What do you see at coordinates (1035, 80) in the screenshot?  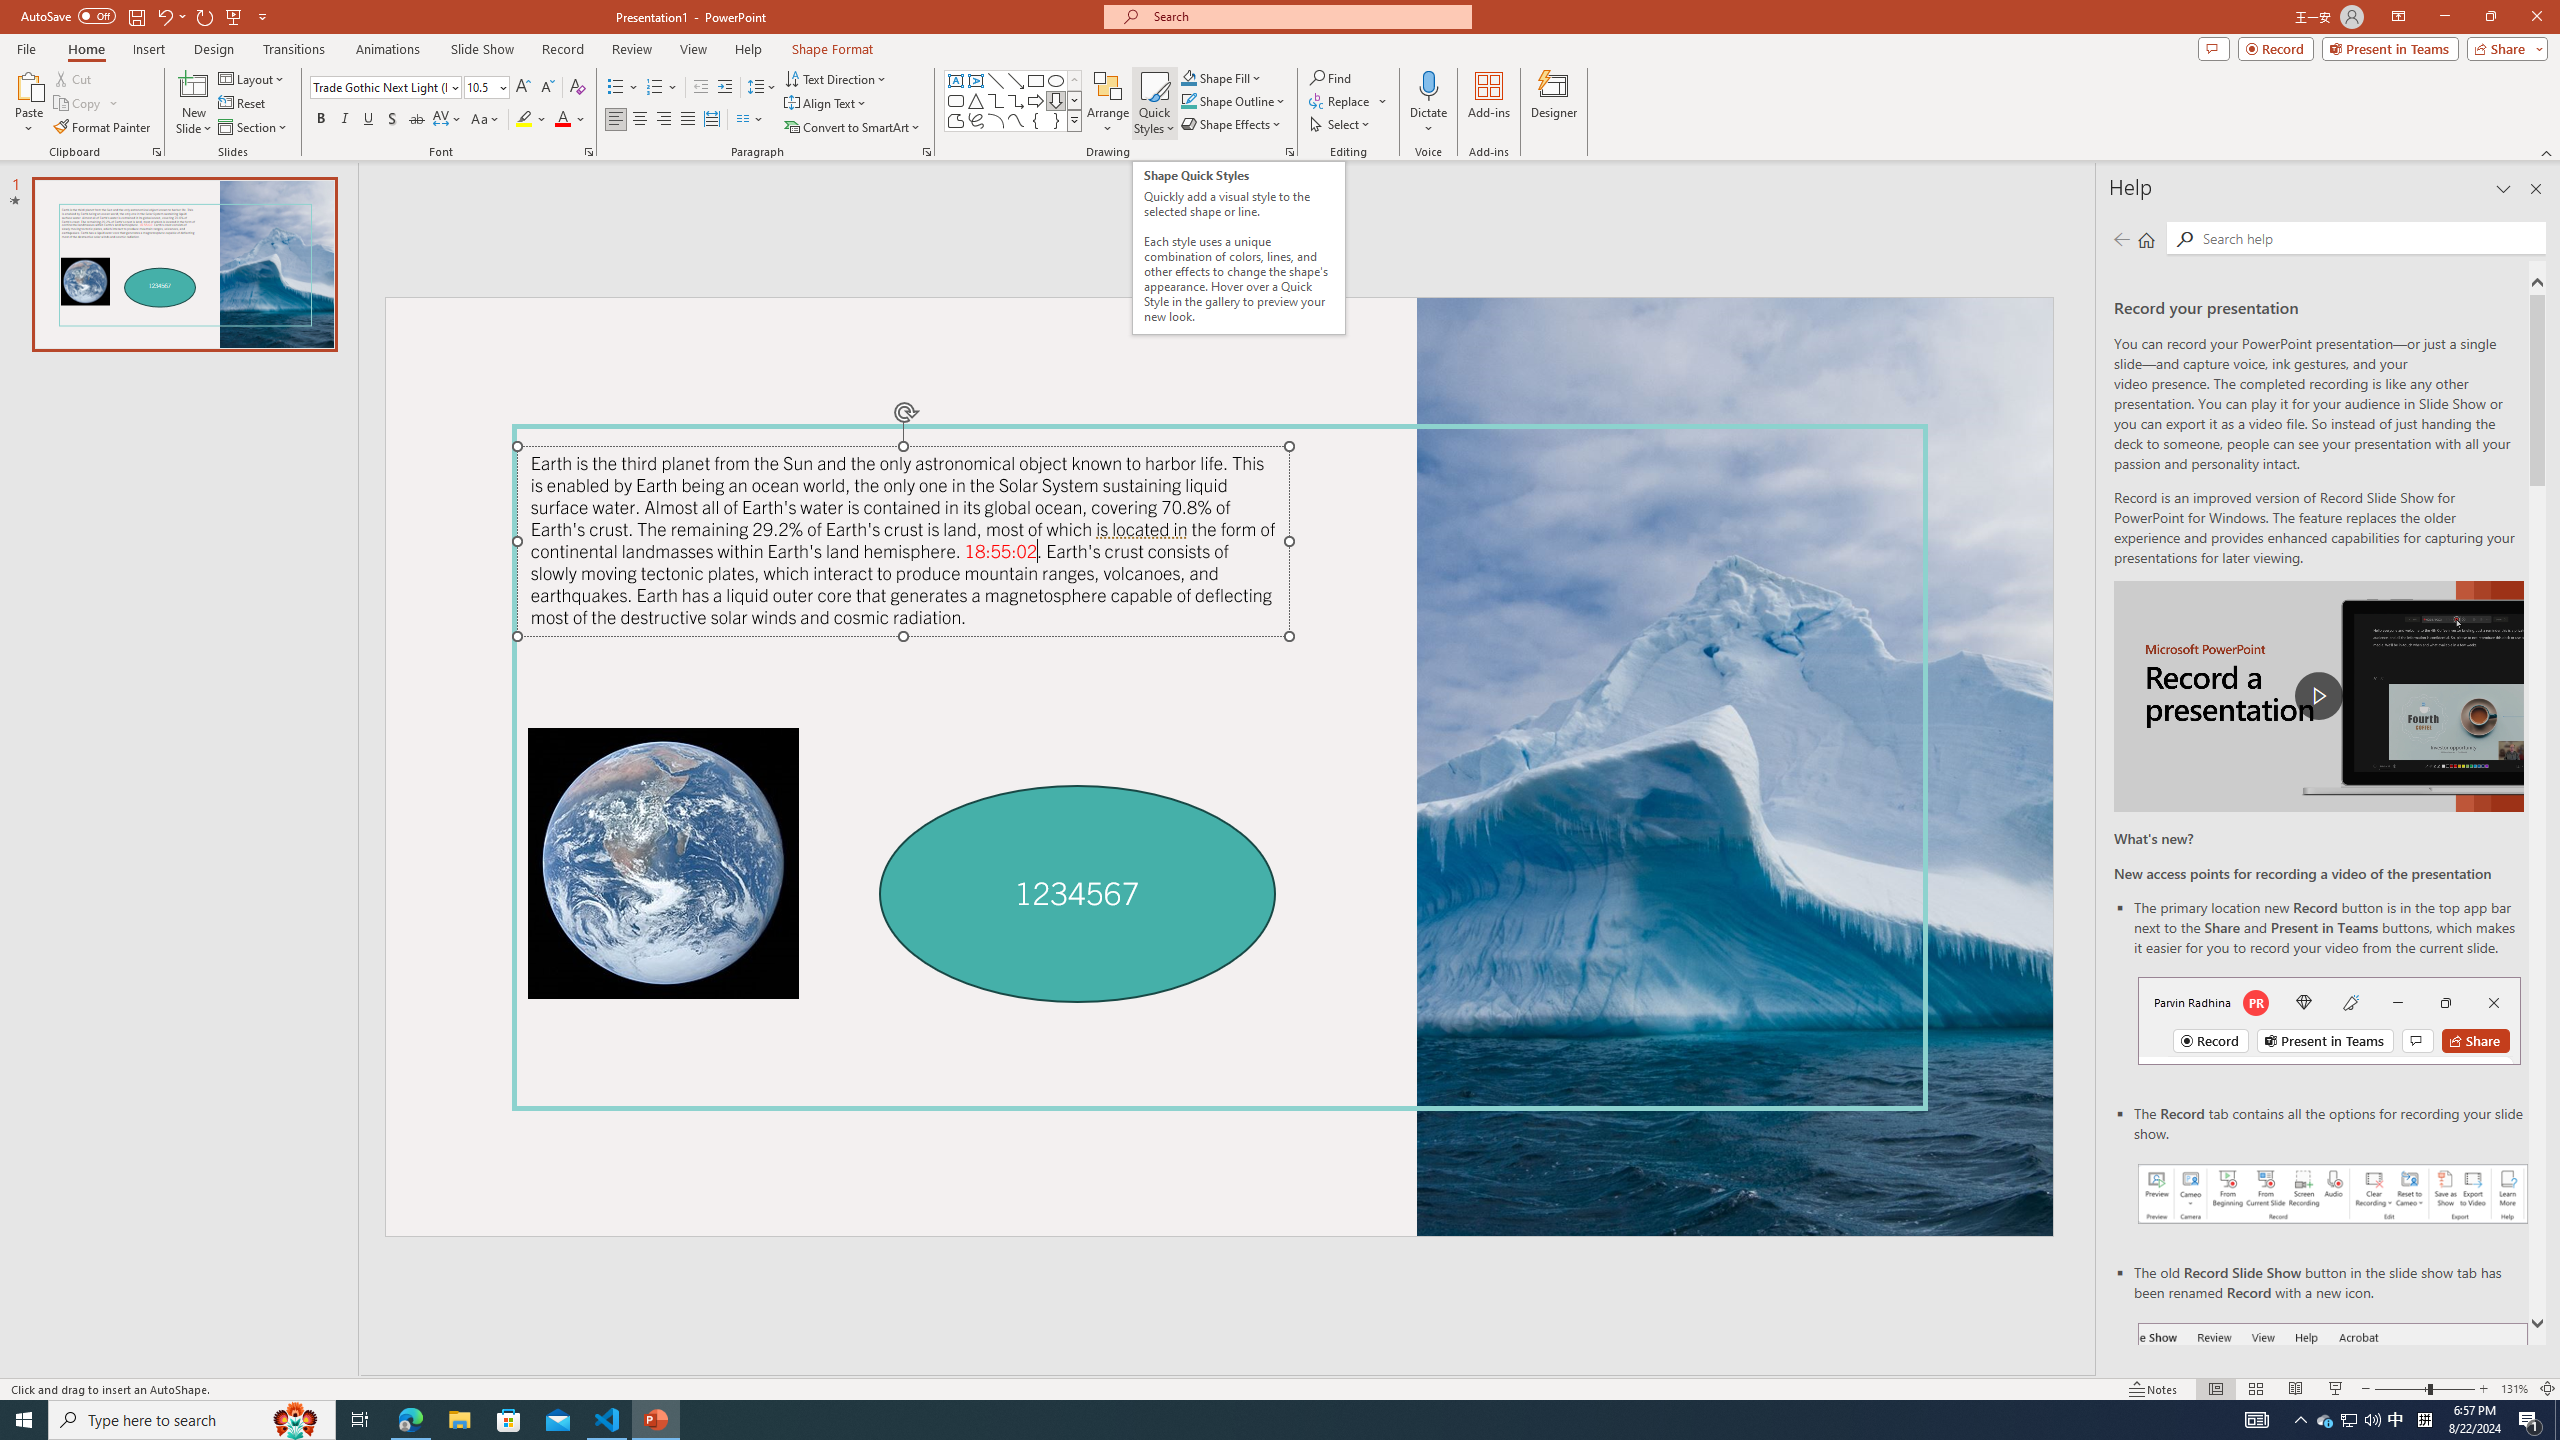 I see `'Rectangle'` at bounding box center [1035, 80].